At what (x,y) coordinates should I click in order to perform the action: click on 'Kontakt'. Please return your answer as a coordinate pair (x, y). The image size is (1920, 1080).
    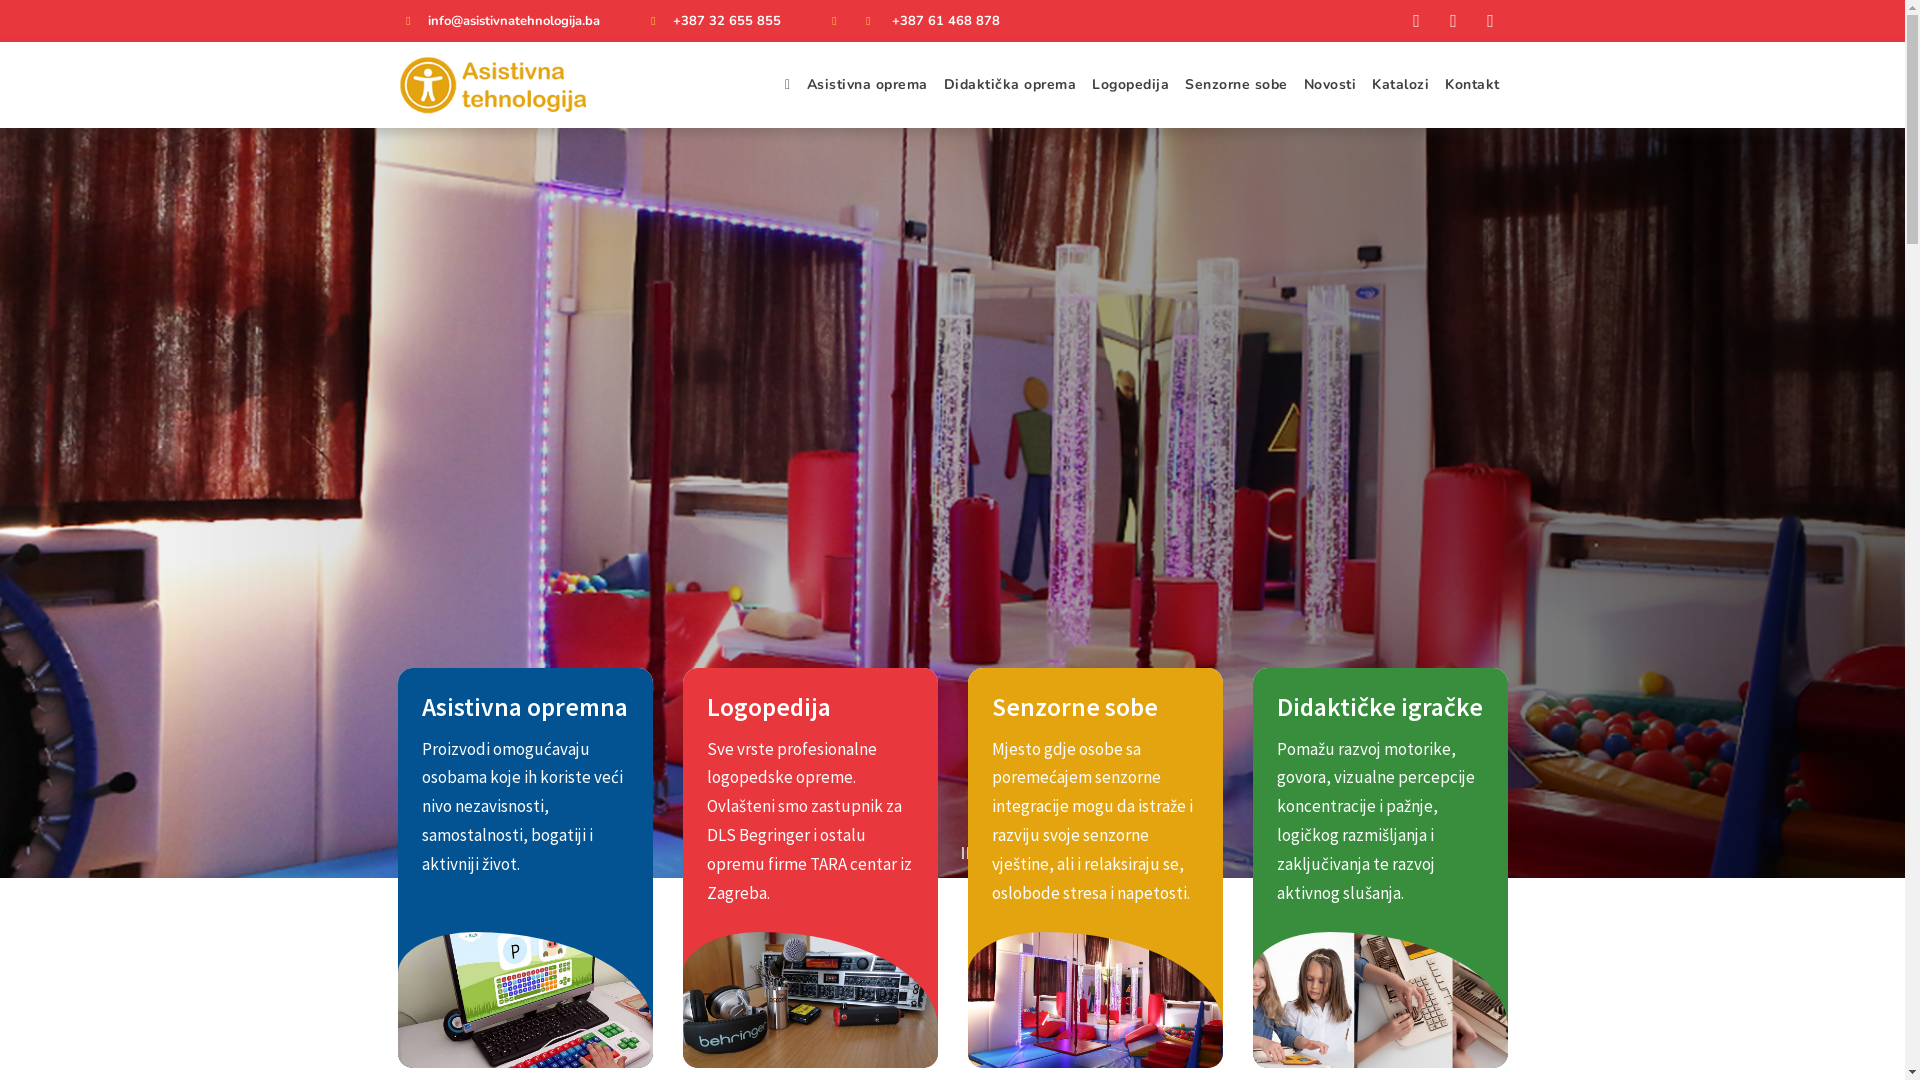
    Looking at the image, I should click on (1472, 83).